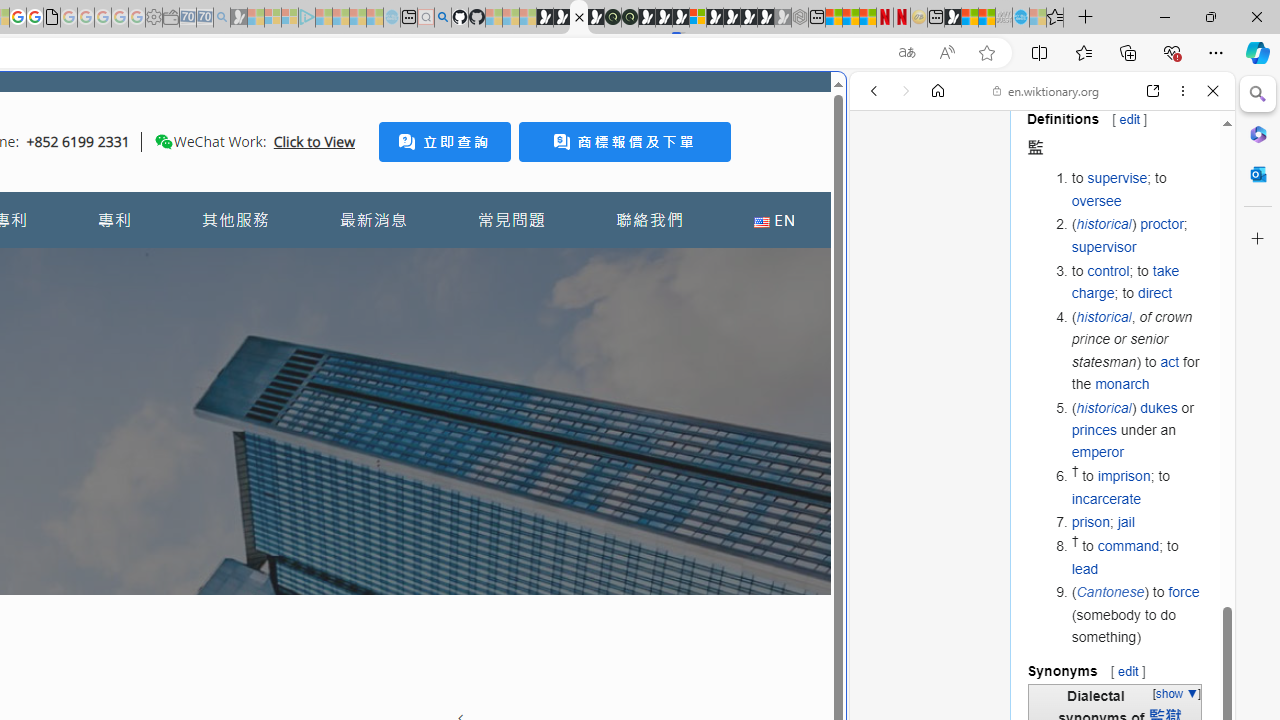  I want to click on '(historical) dukes or princes under an emperor', so click(1137, 428).